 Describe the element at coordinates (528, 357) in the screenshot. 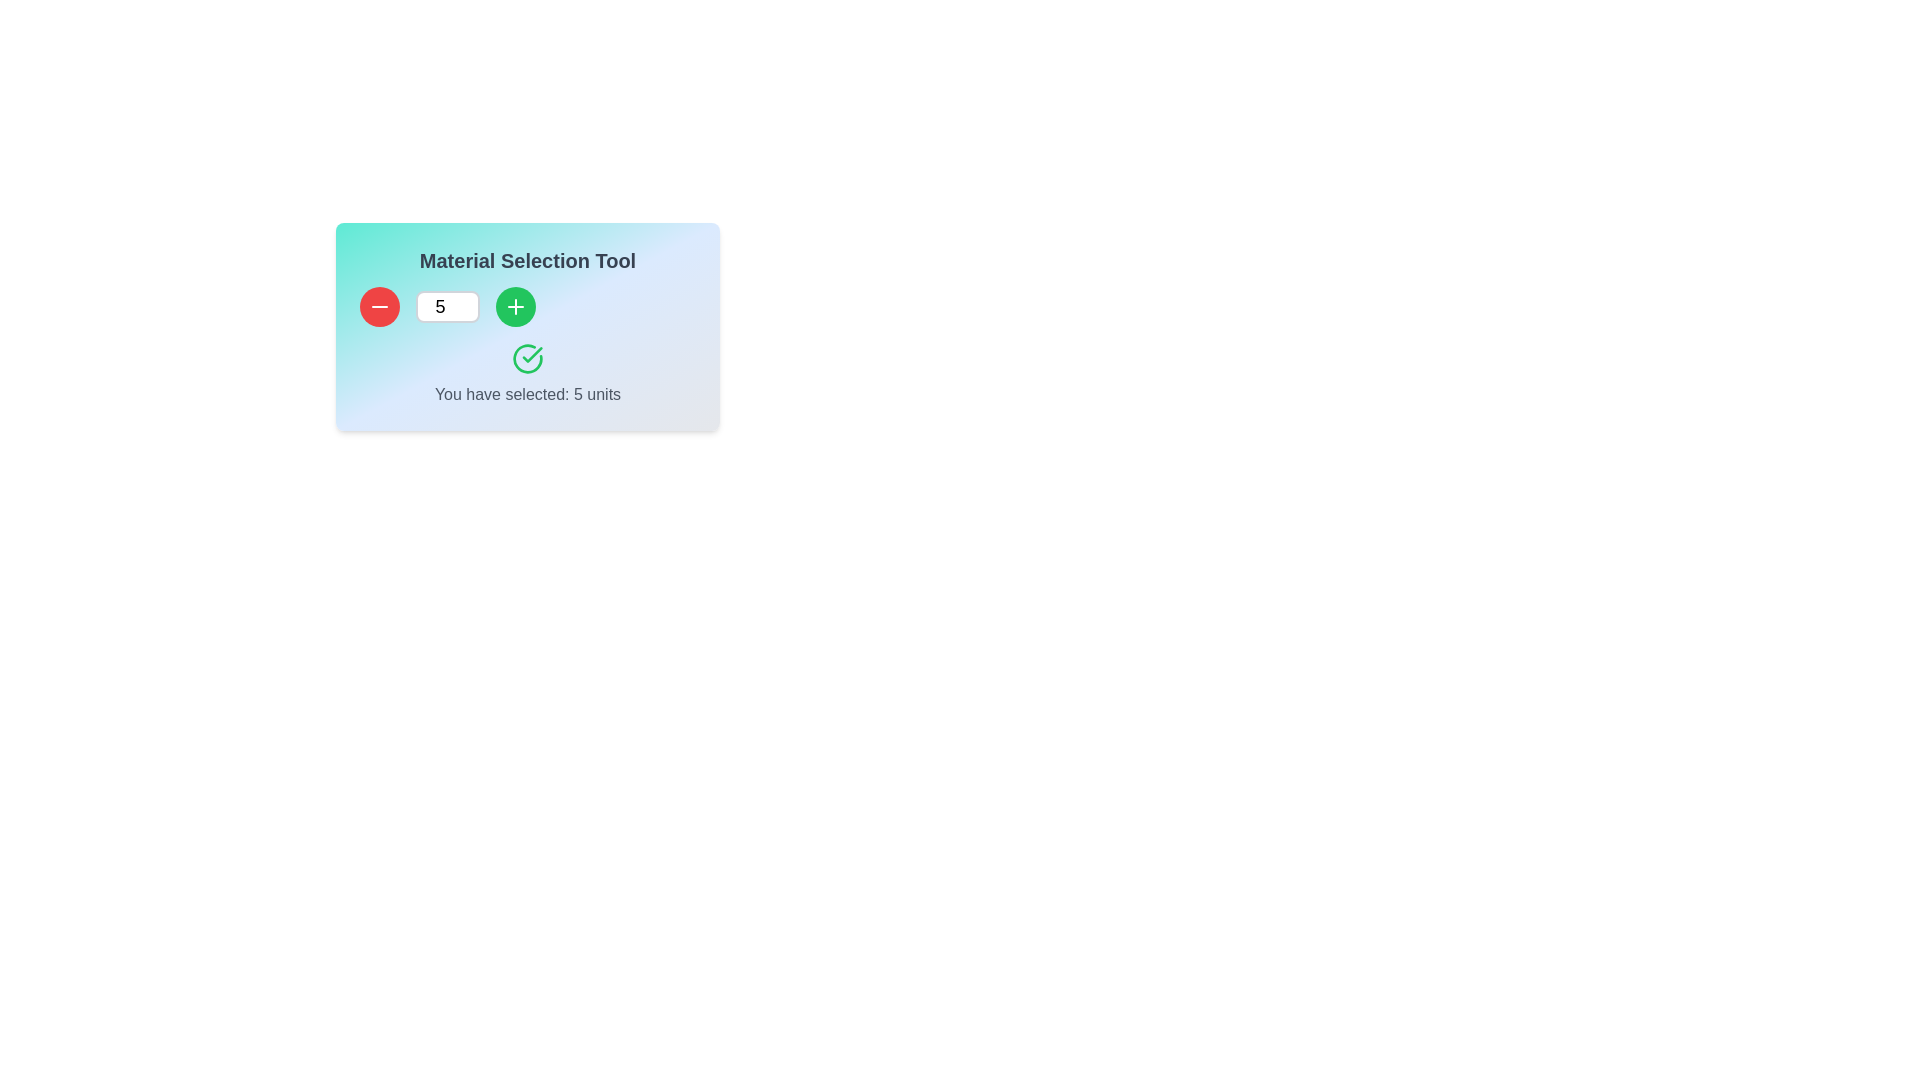

I see `the circular icon displaying a green checkmark, which is positioned above the text 'You have selected: 5 units'` at that location.